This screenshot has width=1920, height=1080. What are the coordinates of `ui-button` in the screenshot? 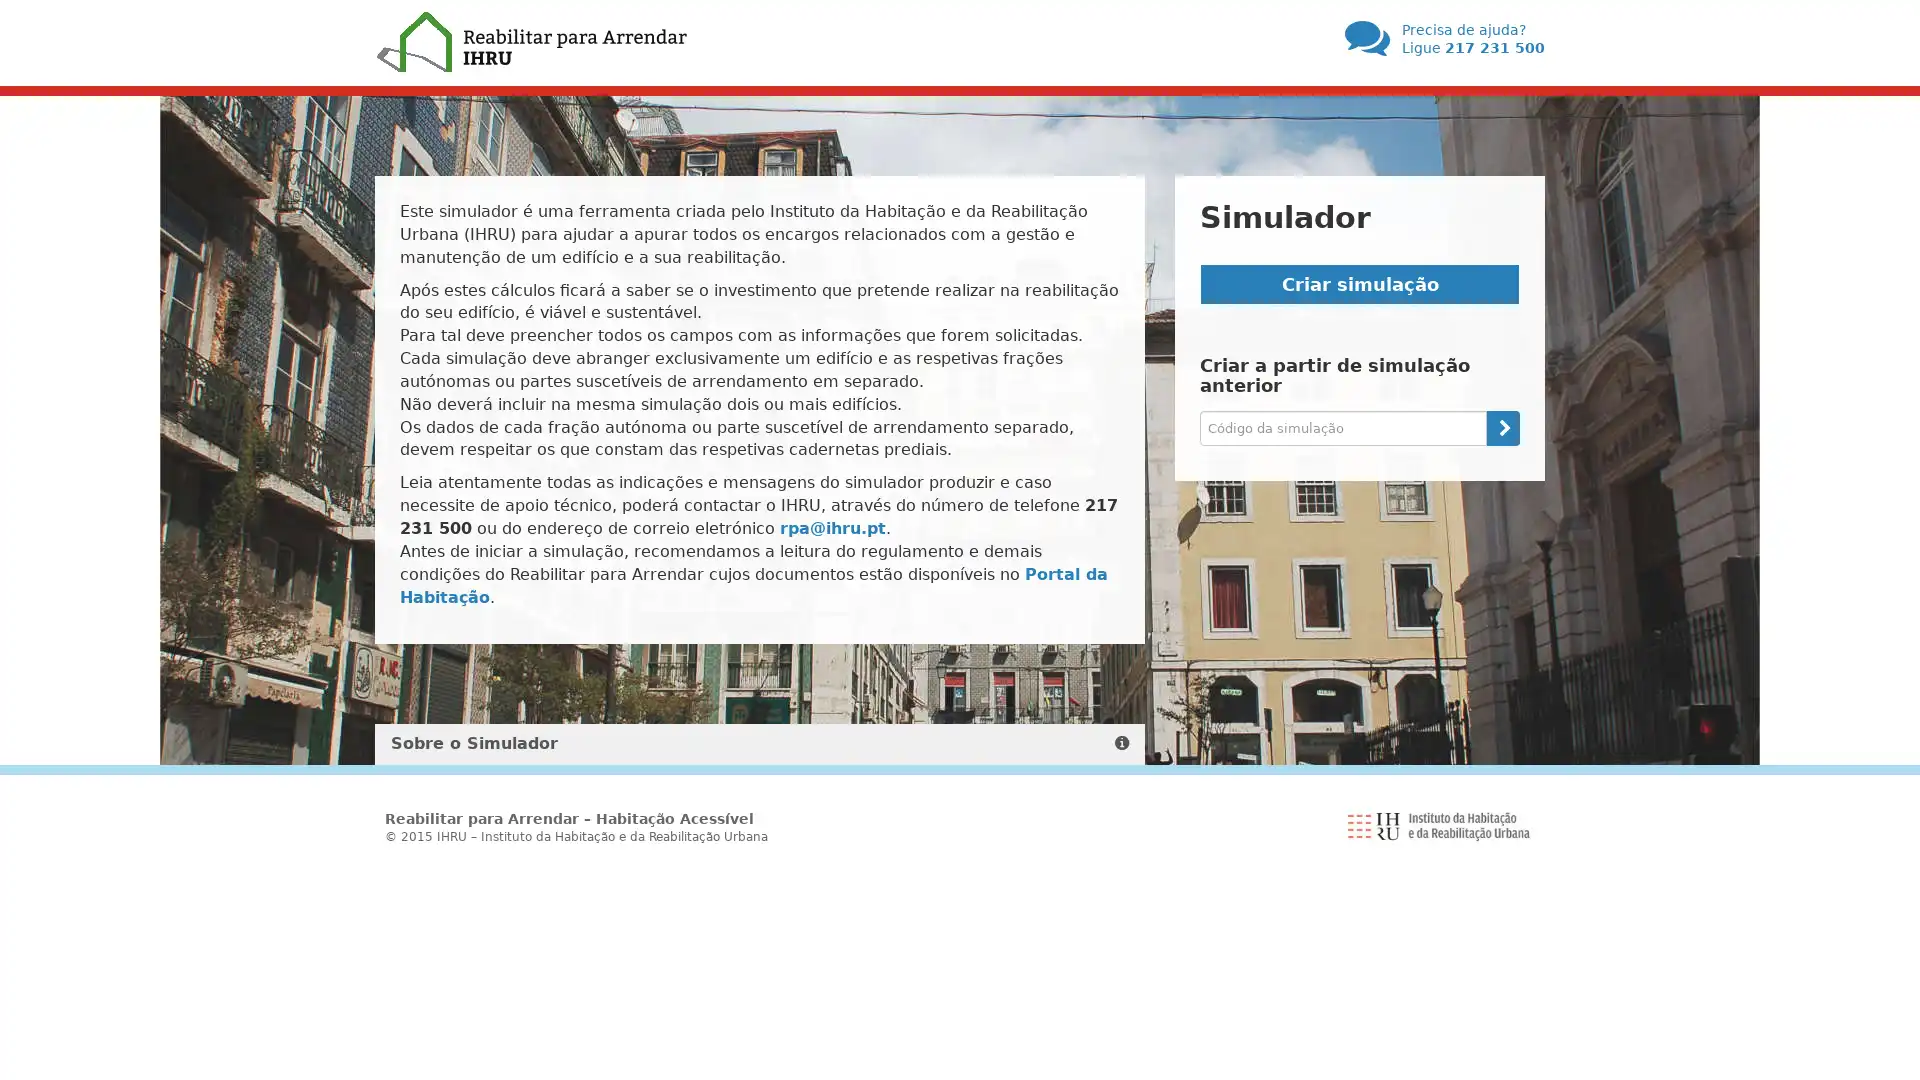 It's located at (1502, 426).